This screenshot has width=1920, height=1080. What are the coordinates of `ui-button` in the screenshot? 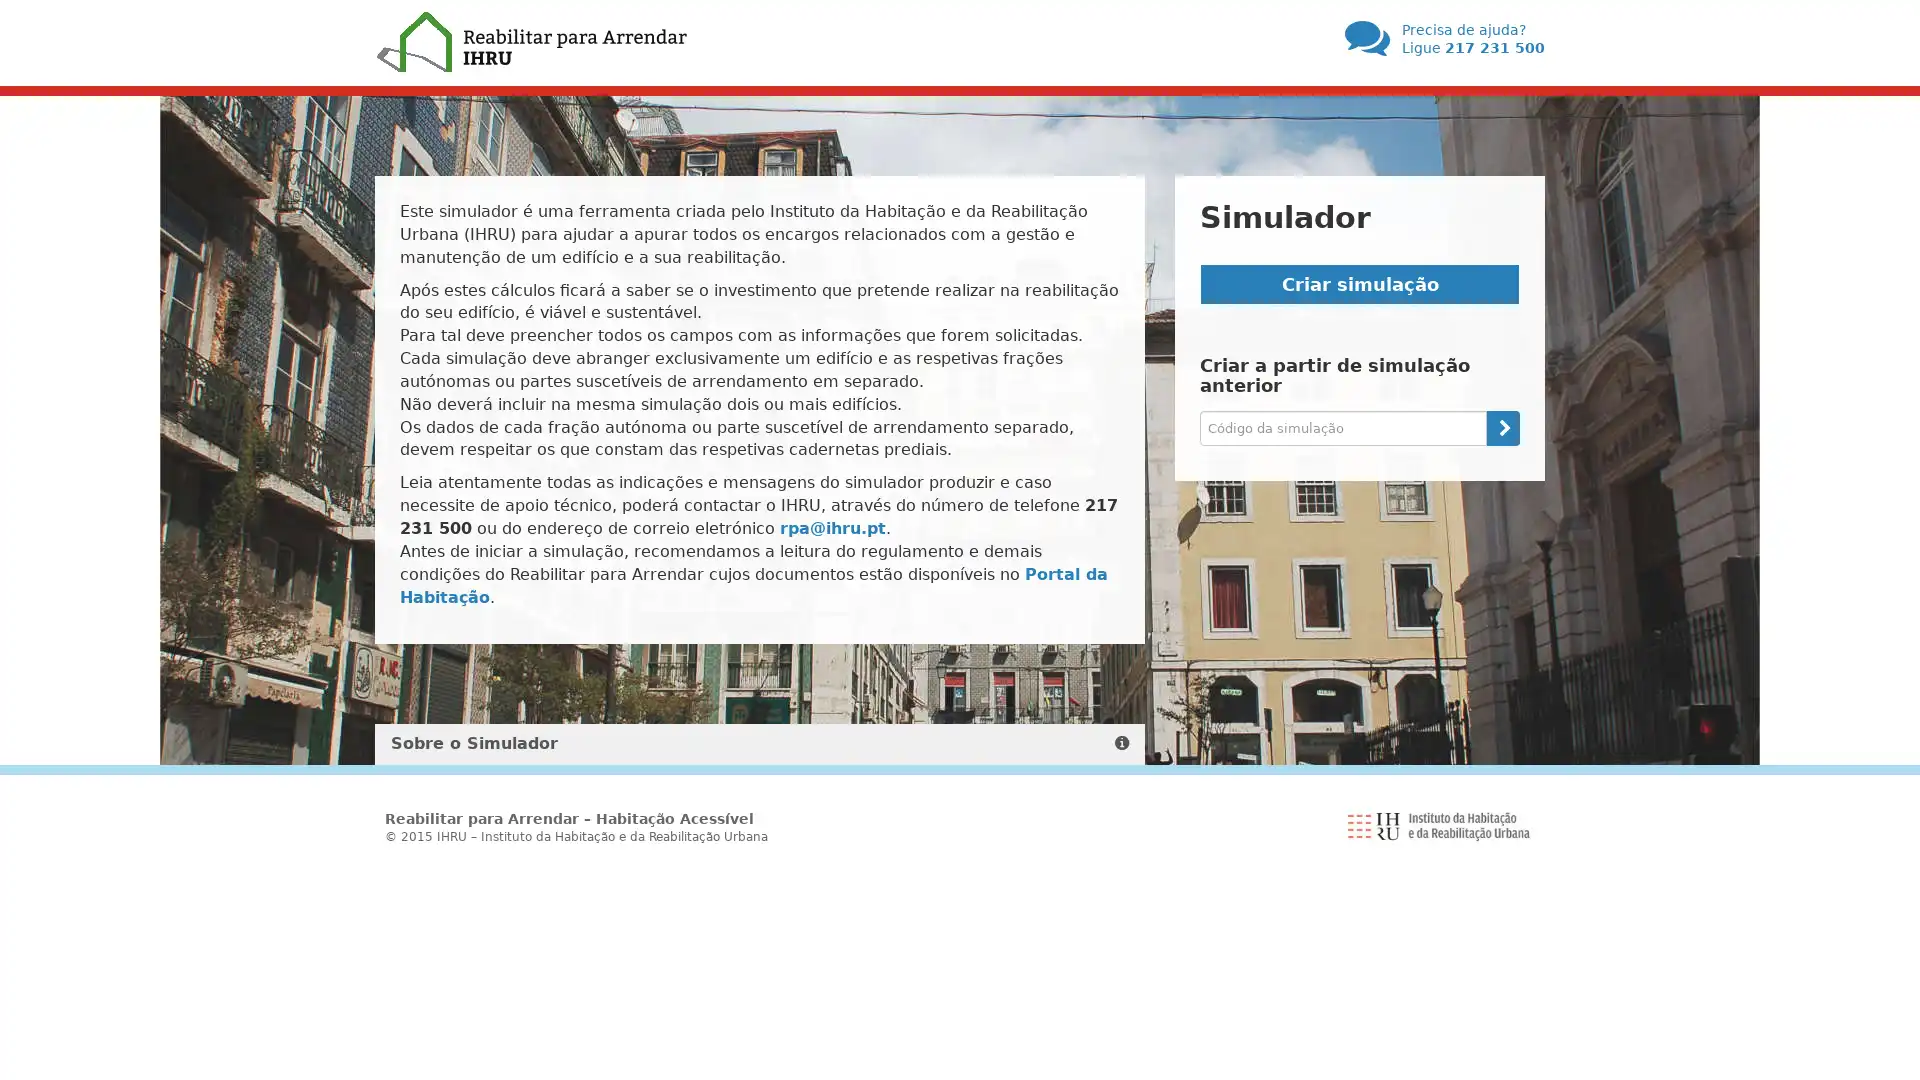 It's located at (1502, 426).